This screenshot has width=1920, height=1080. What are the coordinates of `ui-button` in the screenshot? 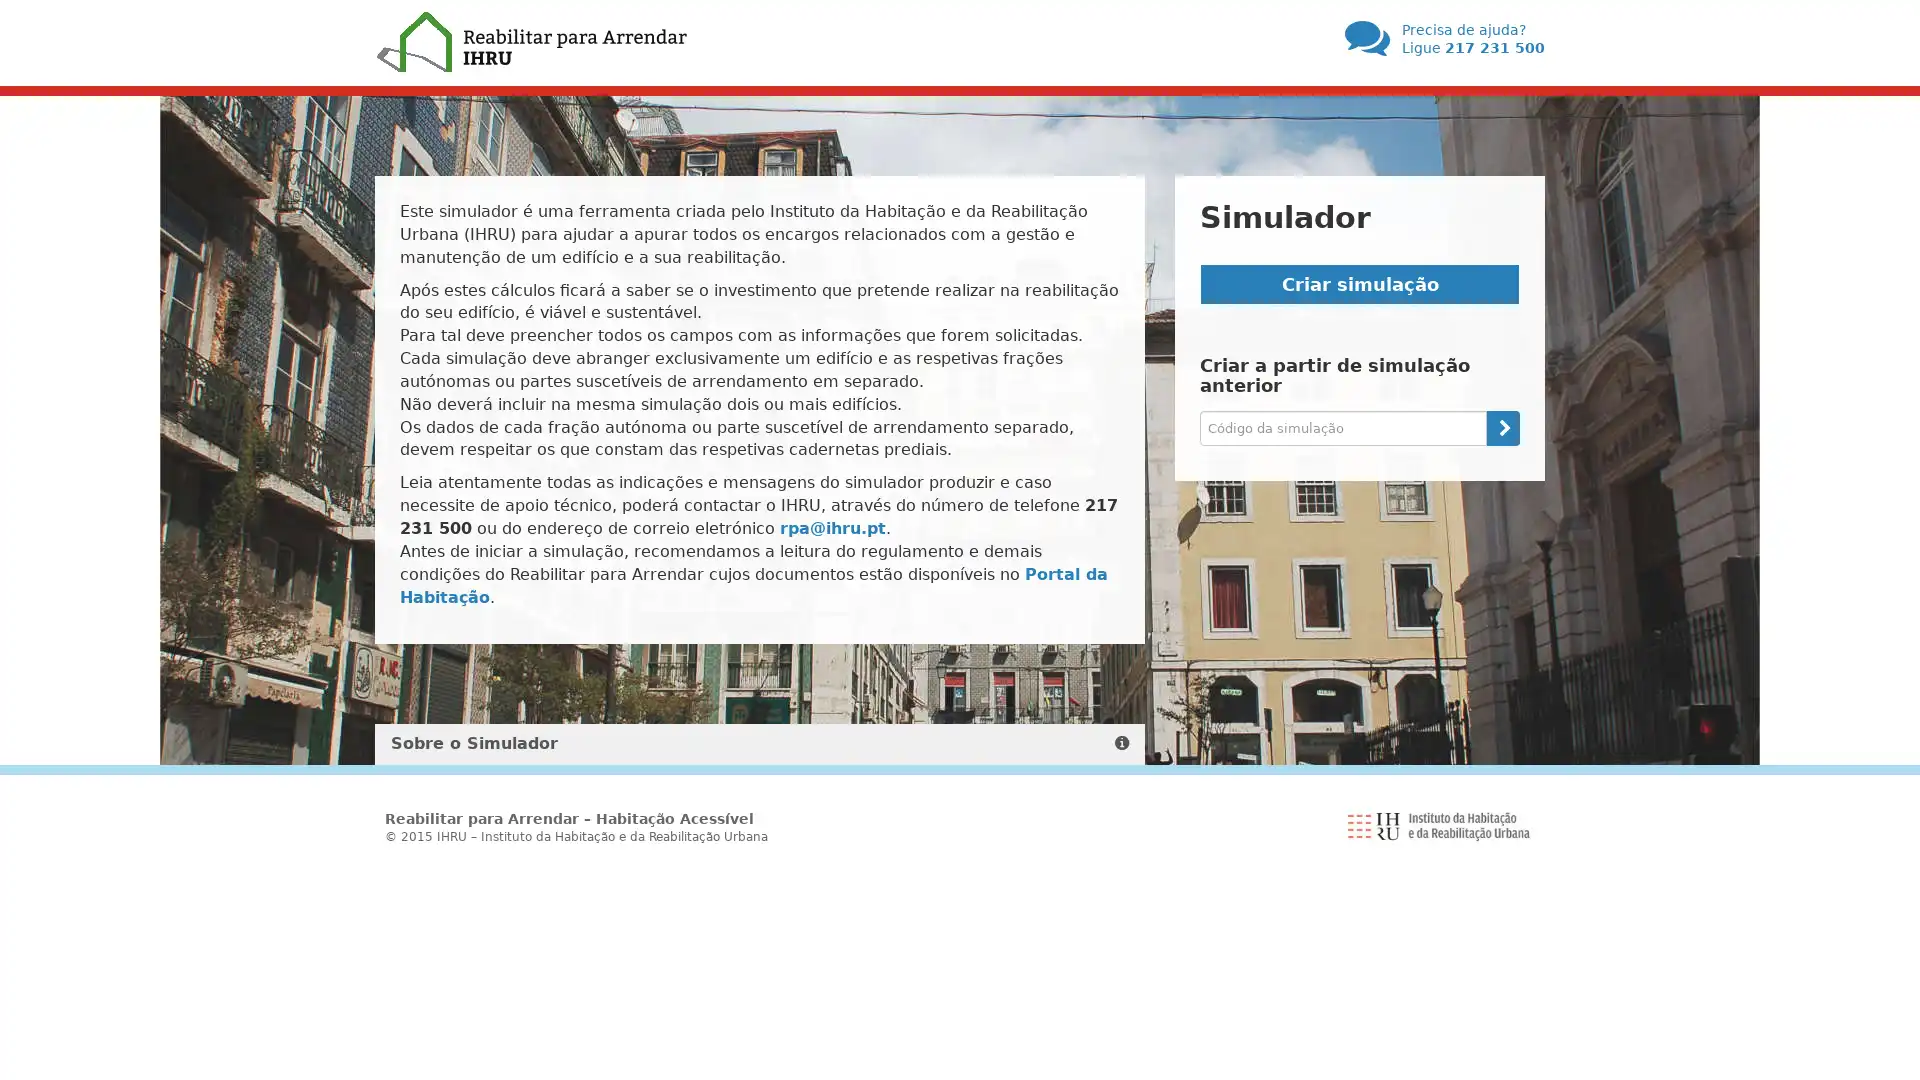 It's located at (1502, 426).